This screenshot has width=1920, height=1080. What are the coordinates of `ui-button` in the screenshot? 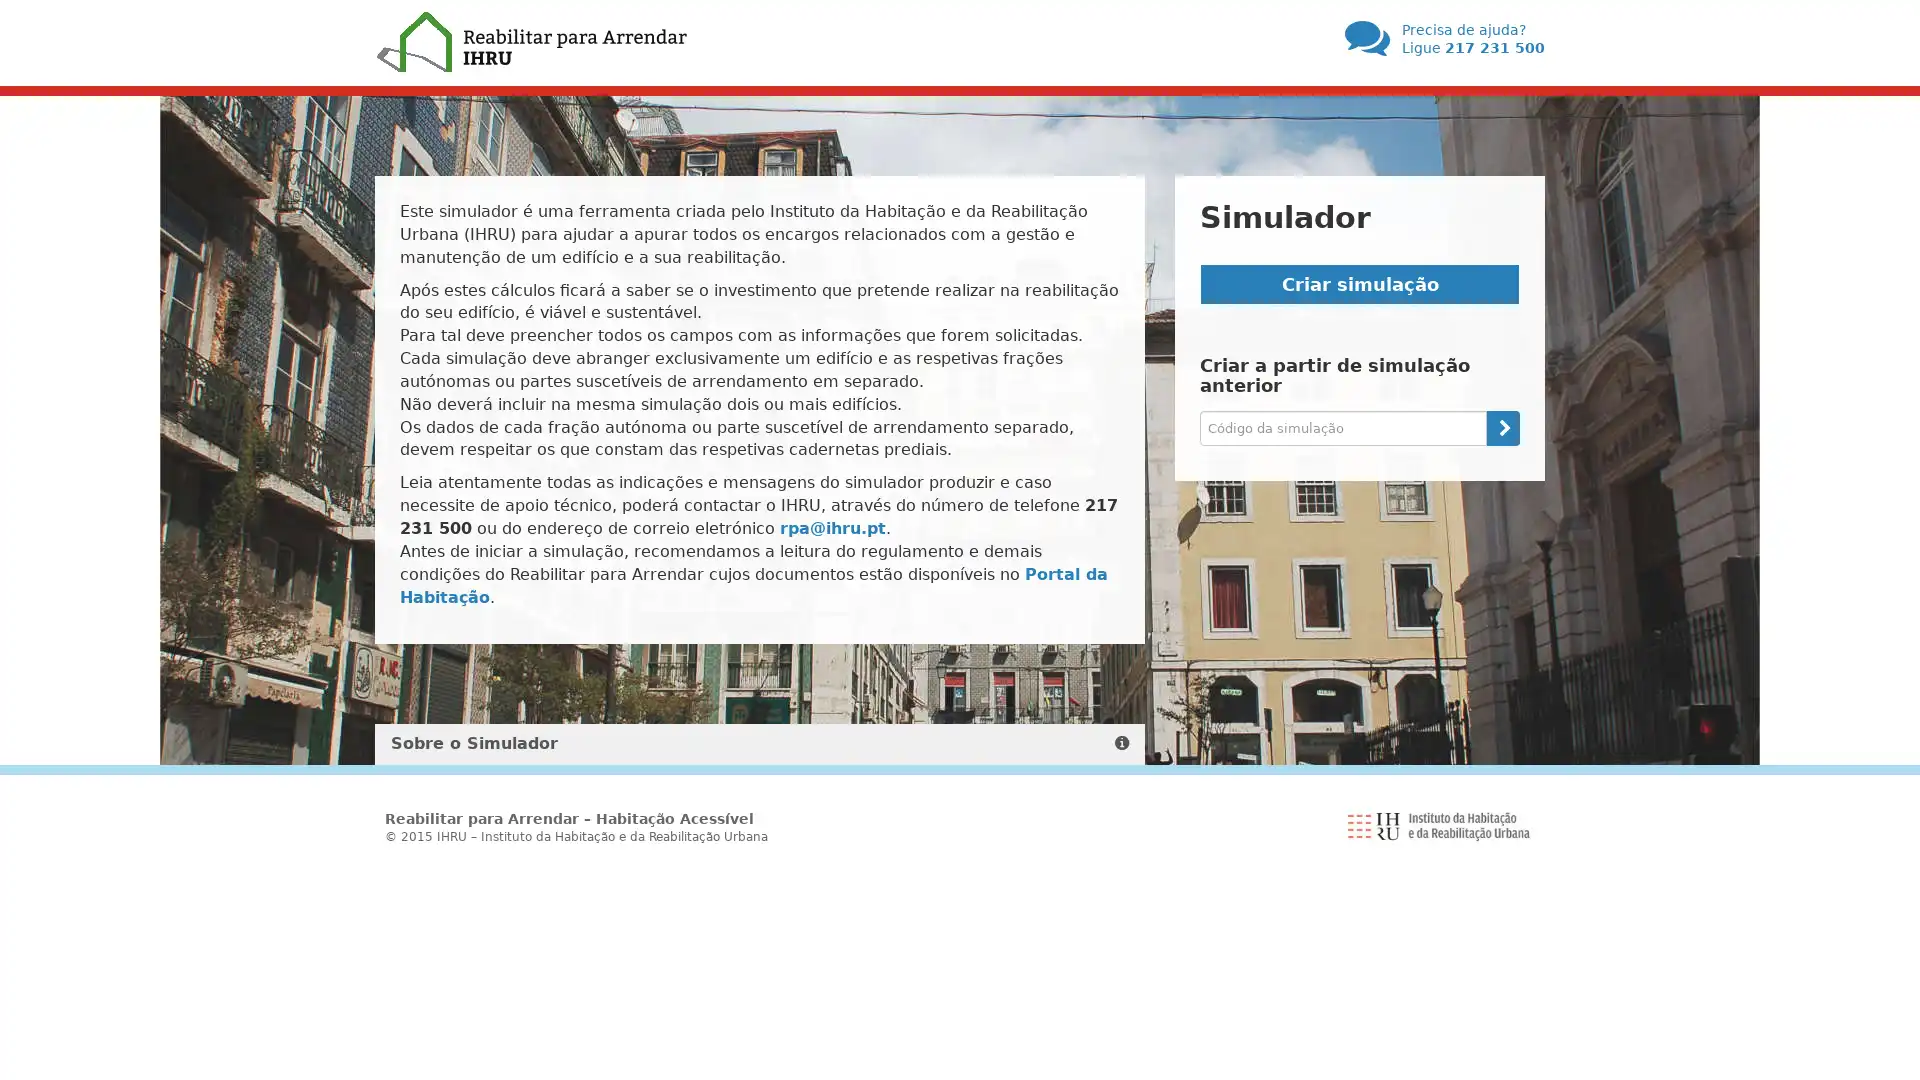 It's located at (1502, 426).